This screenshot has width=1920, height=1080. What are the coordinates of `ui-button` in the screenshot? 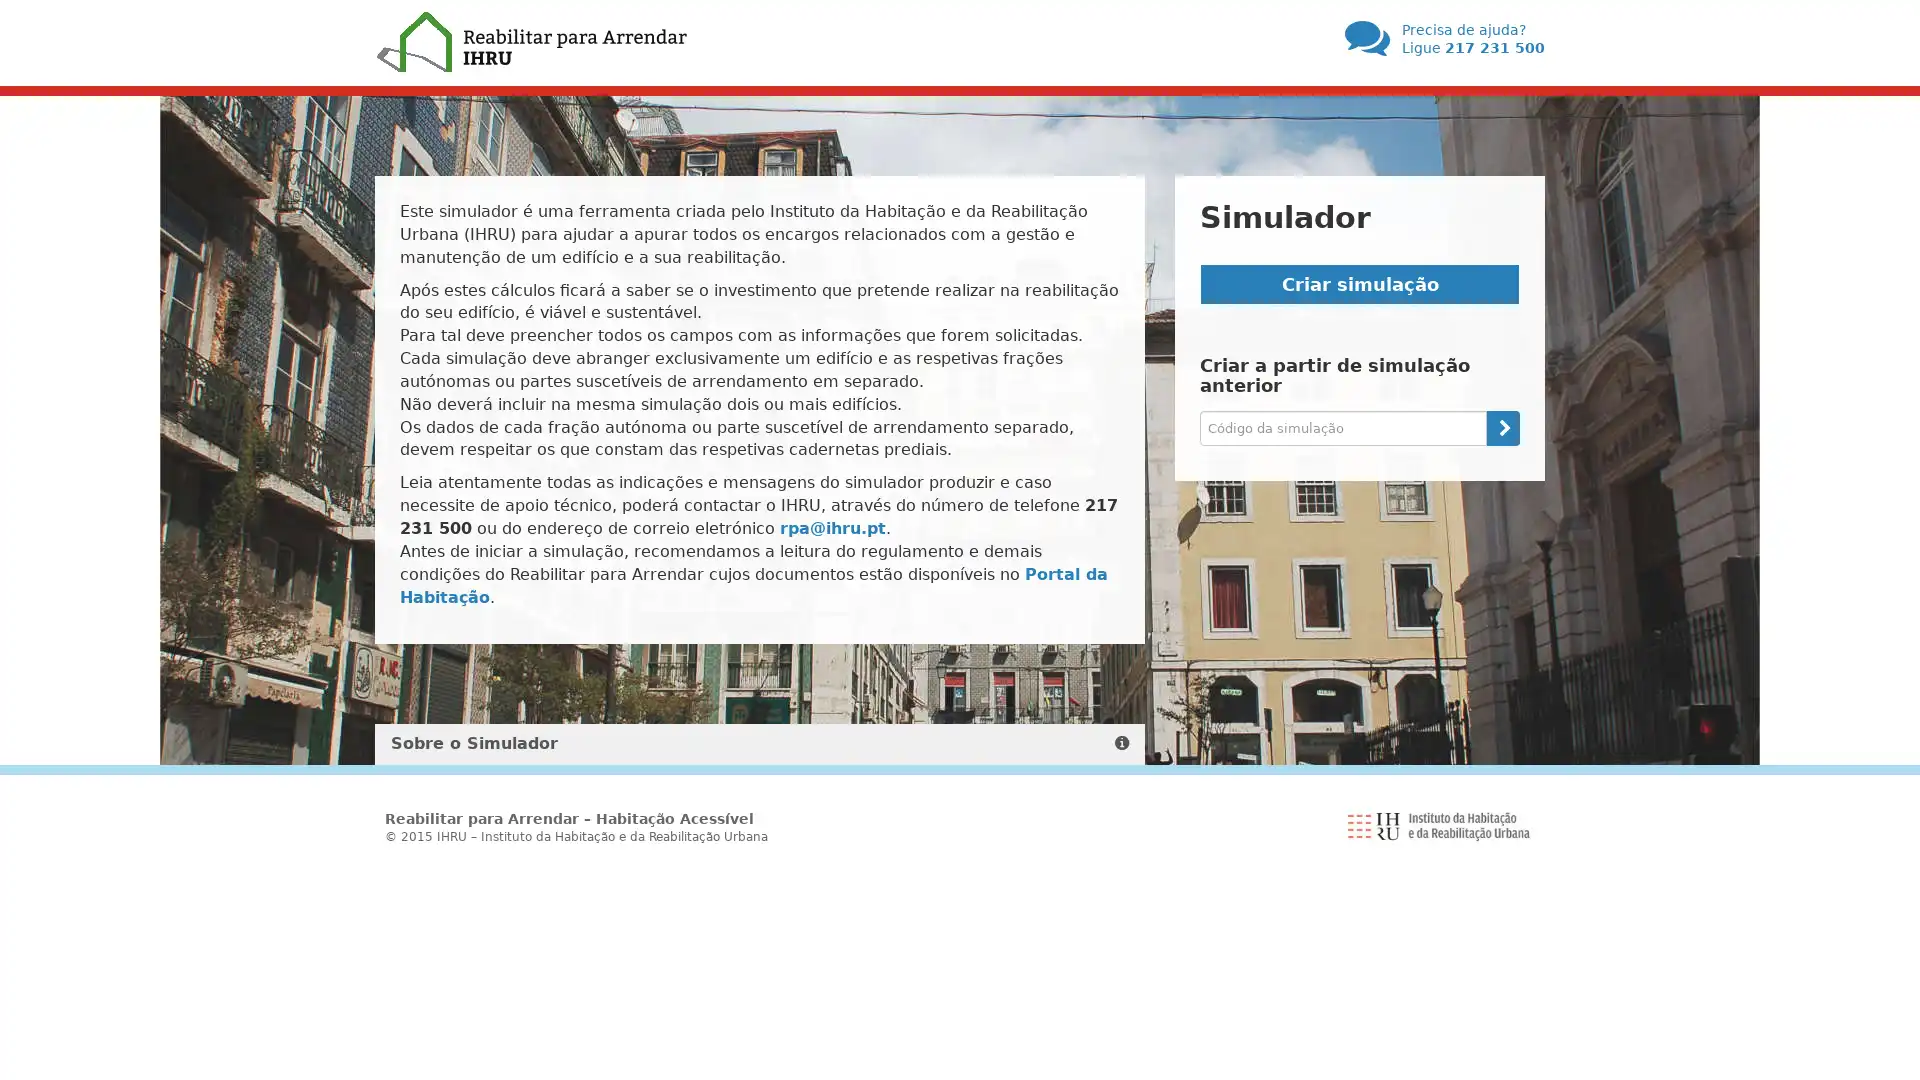 It's located at (1502, 426).